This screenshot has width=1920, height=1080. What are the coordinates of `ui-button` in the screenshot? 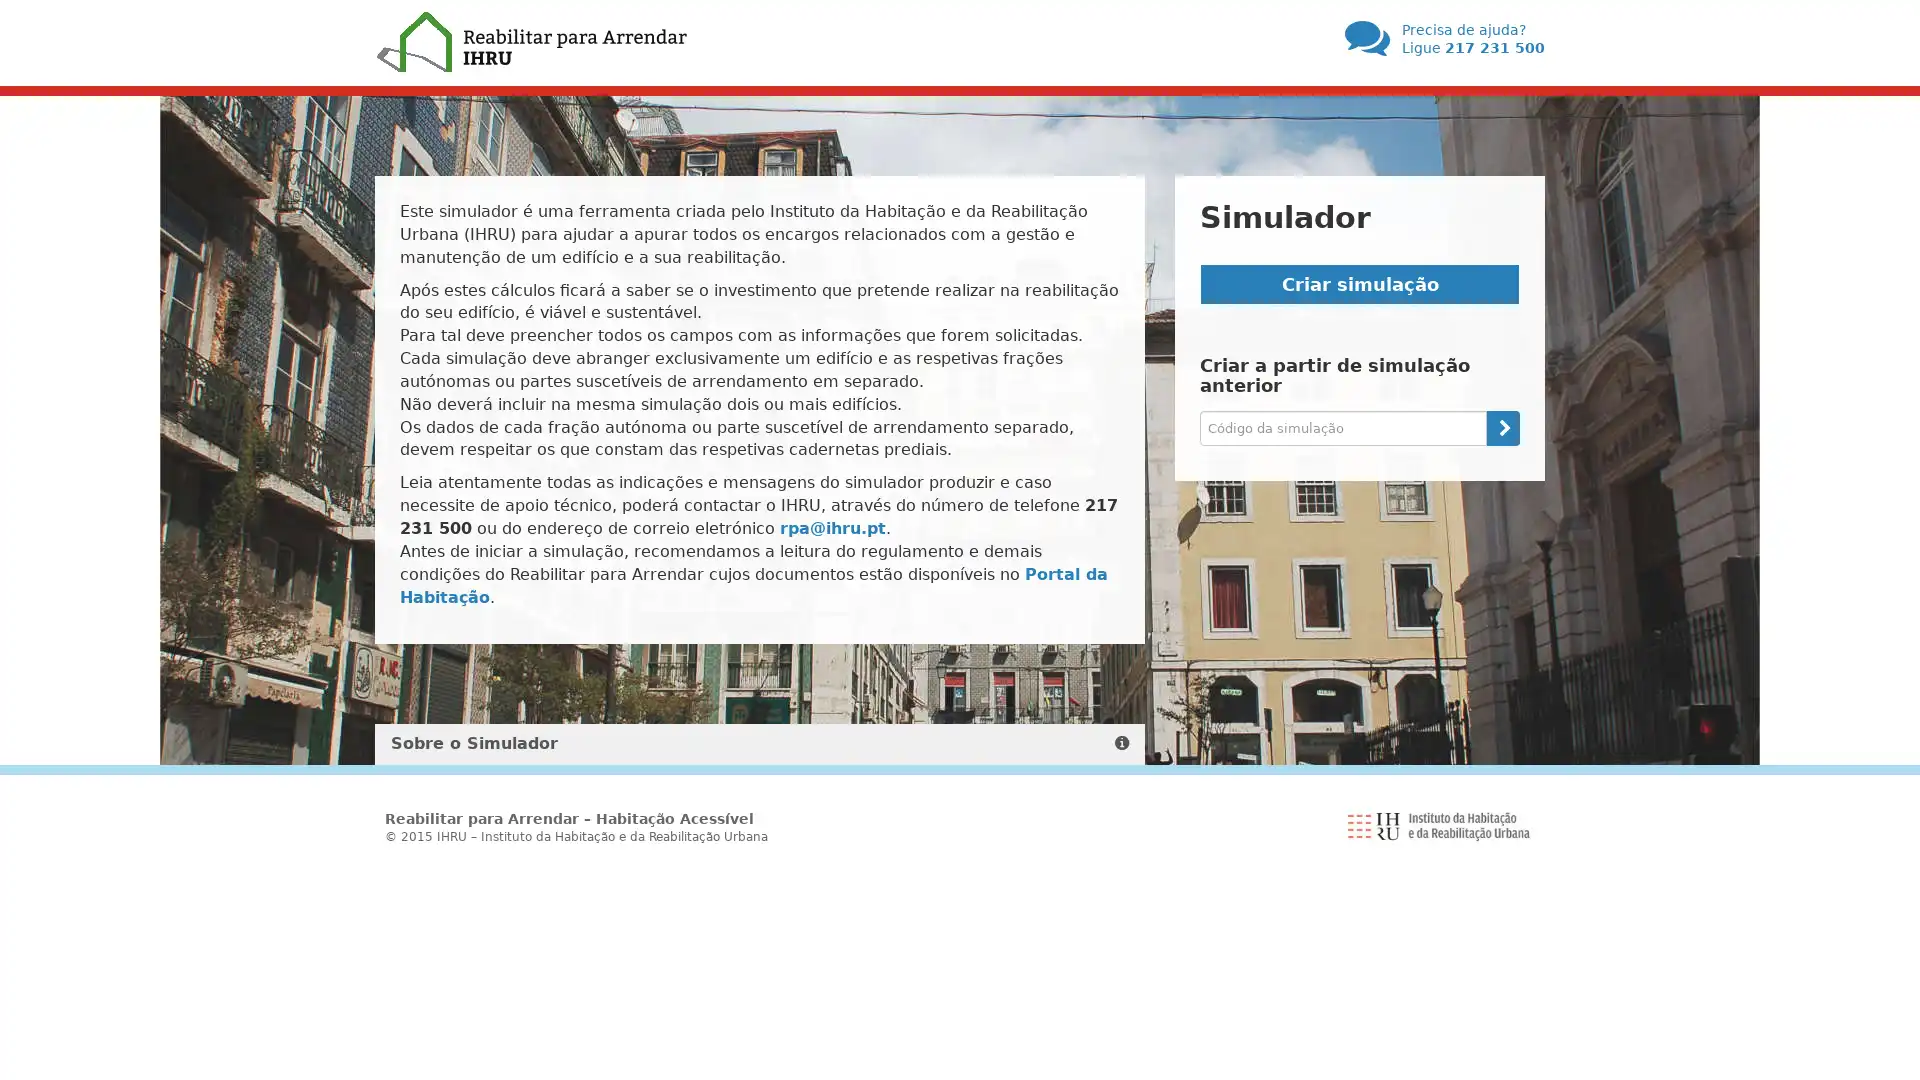 It's located at (1502, 426).